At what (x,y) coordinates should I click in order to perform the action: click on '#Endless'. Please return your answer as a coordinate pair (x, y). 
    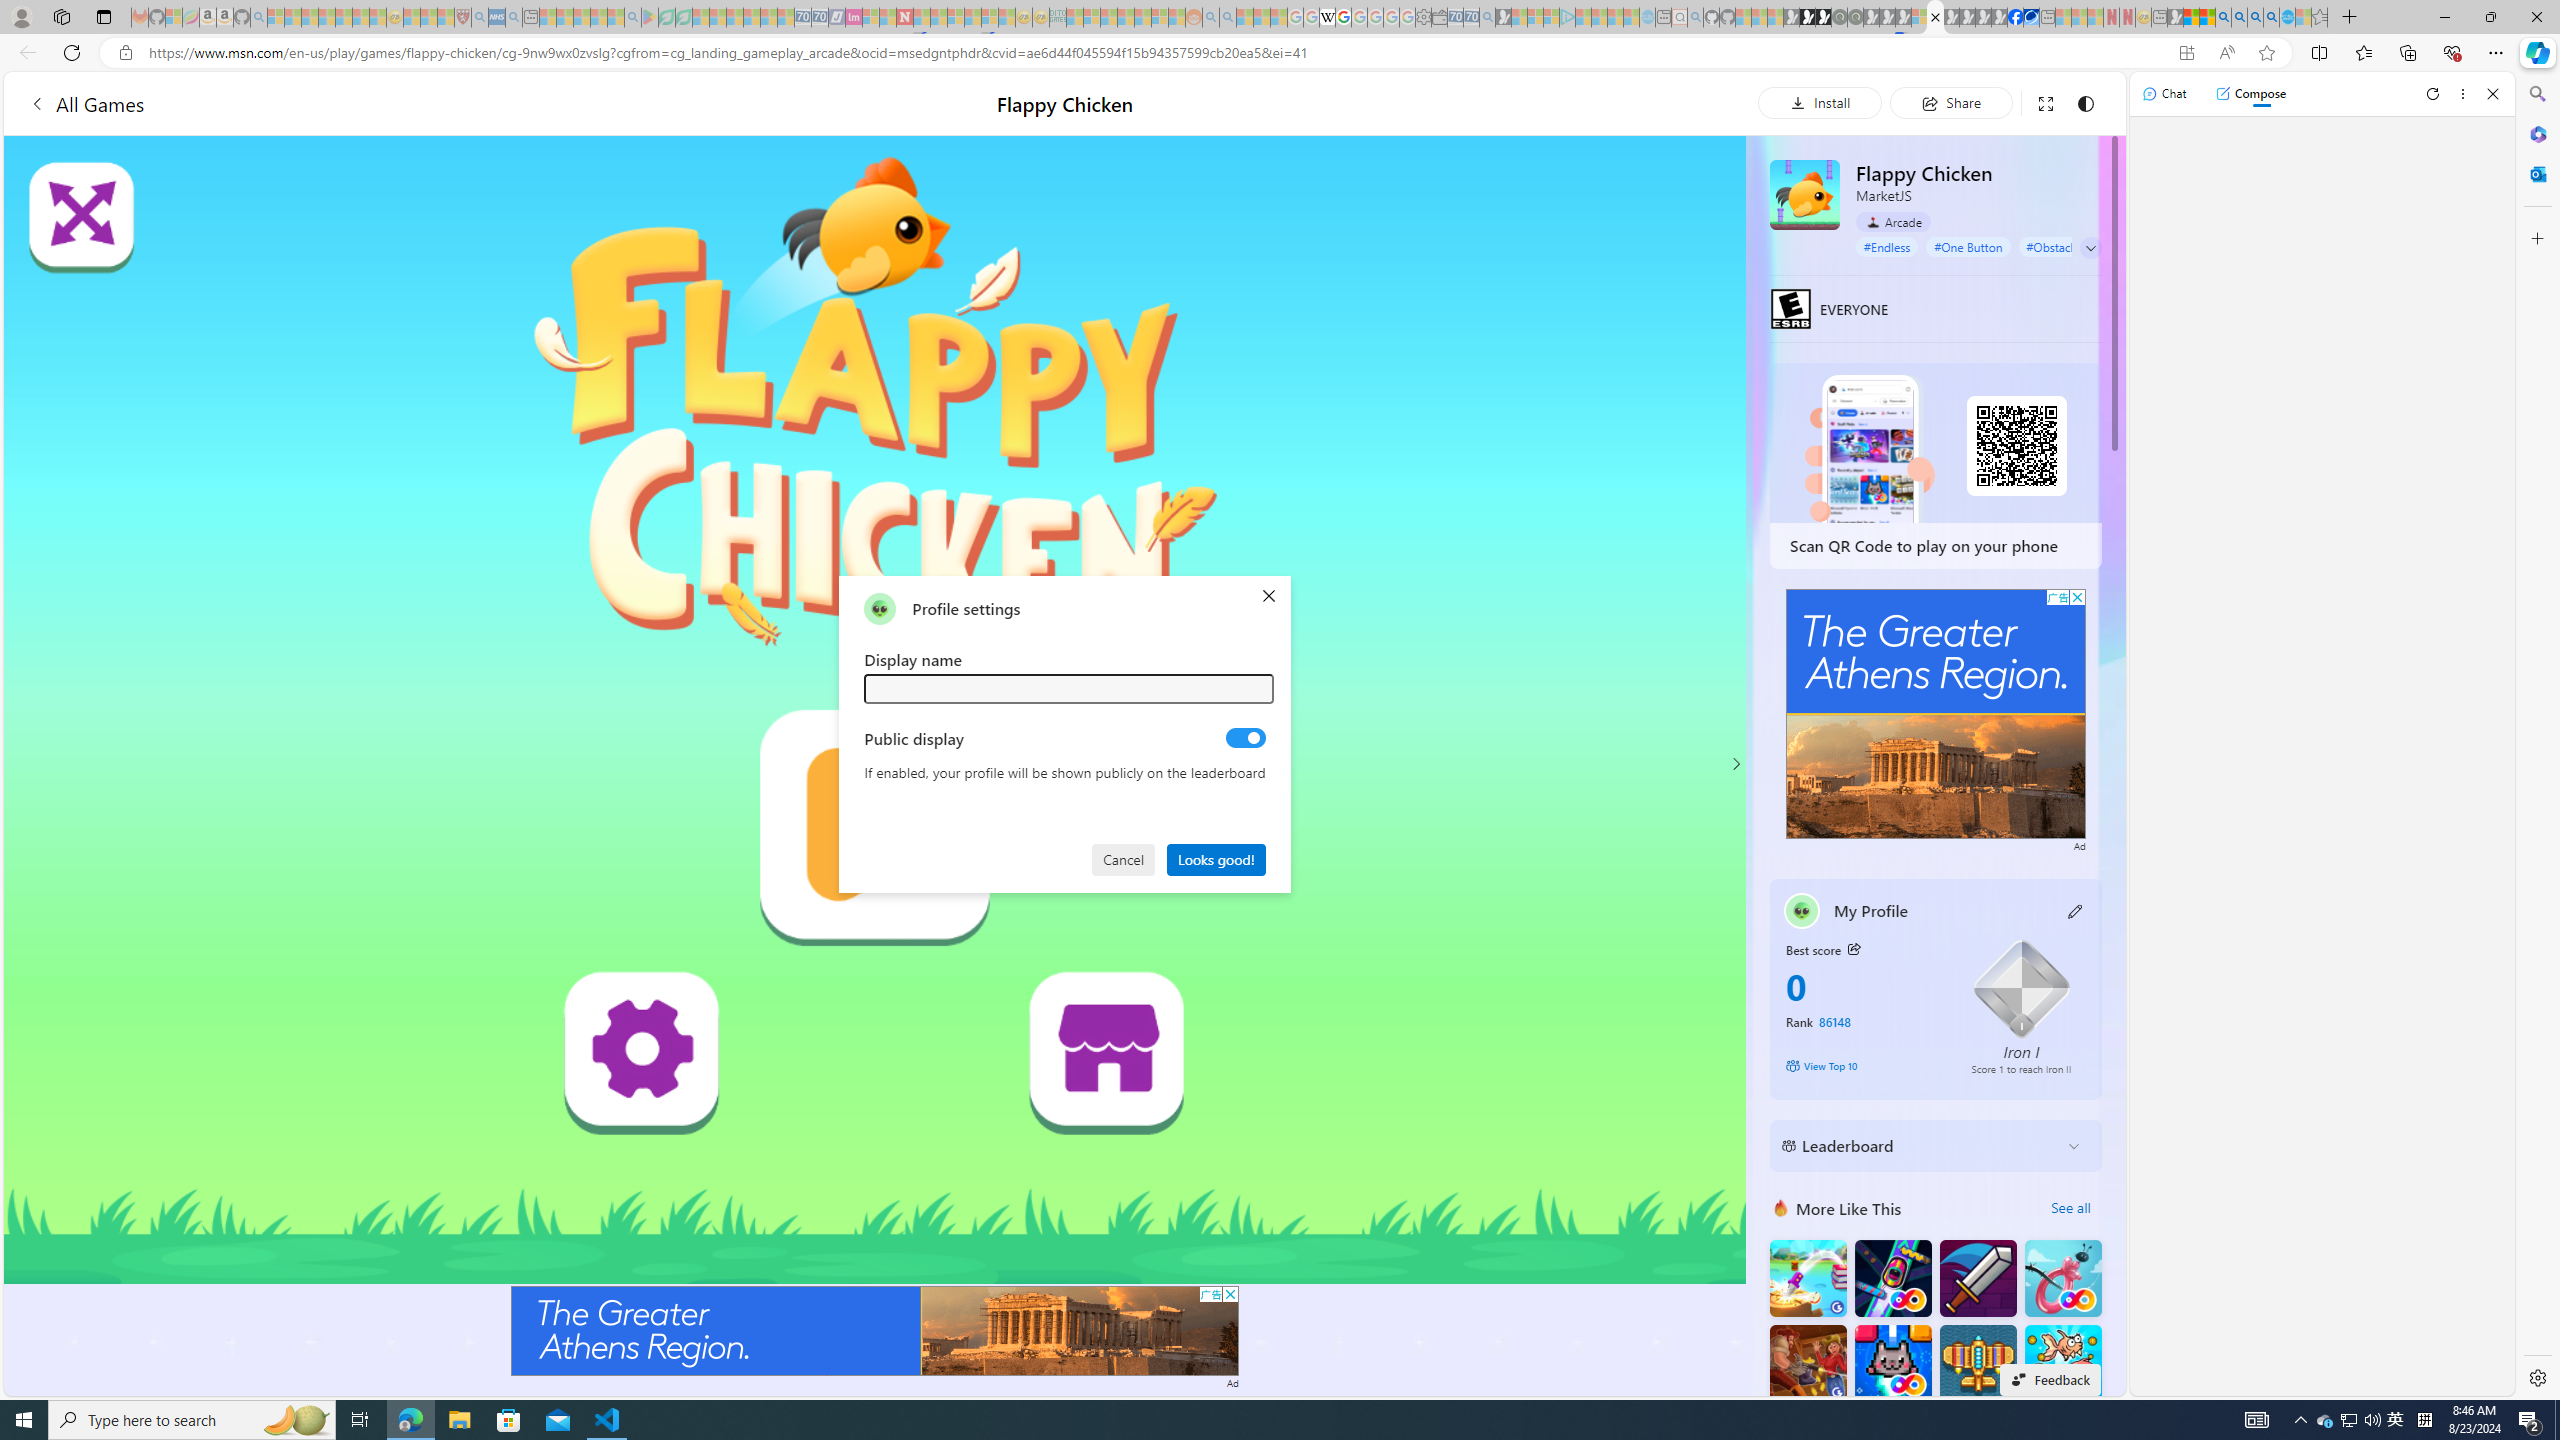
    Looking at the image, I should click on (1887, 245).